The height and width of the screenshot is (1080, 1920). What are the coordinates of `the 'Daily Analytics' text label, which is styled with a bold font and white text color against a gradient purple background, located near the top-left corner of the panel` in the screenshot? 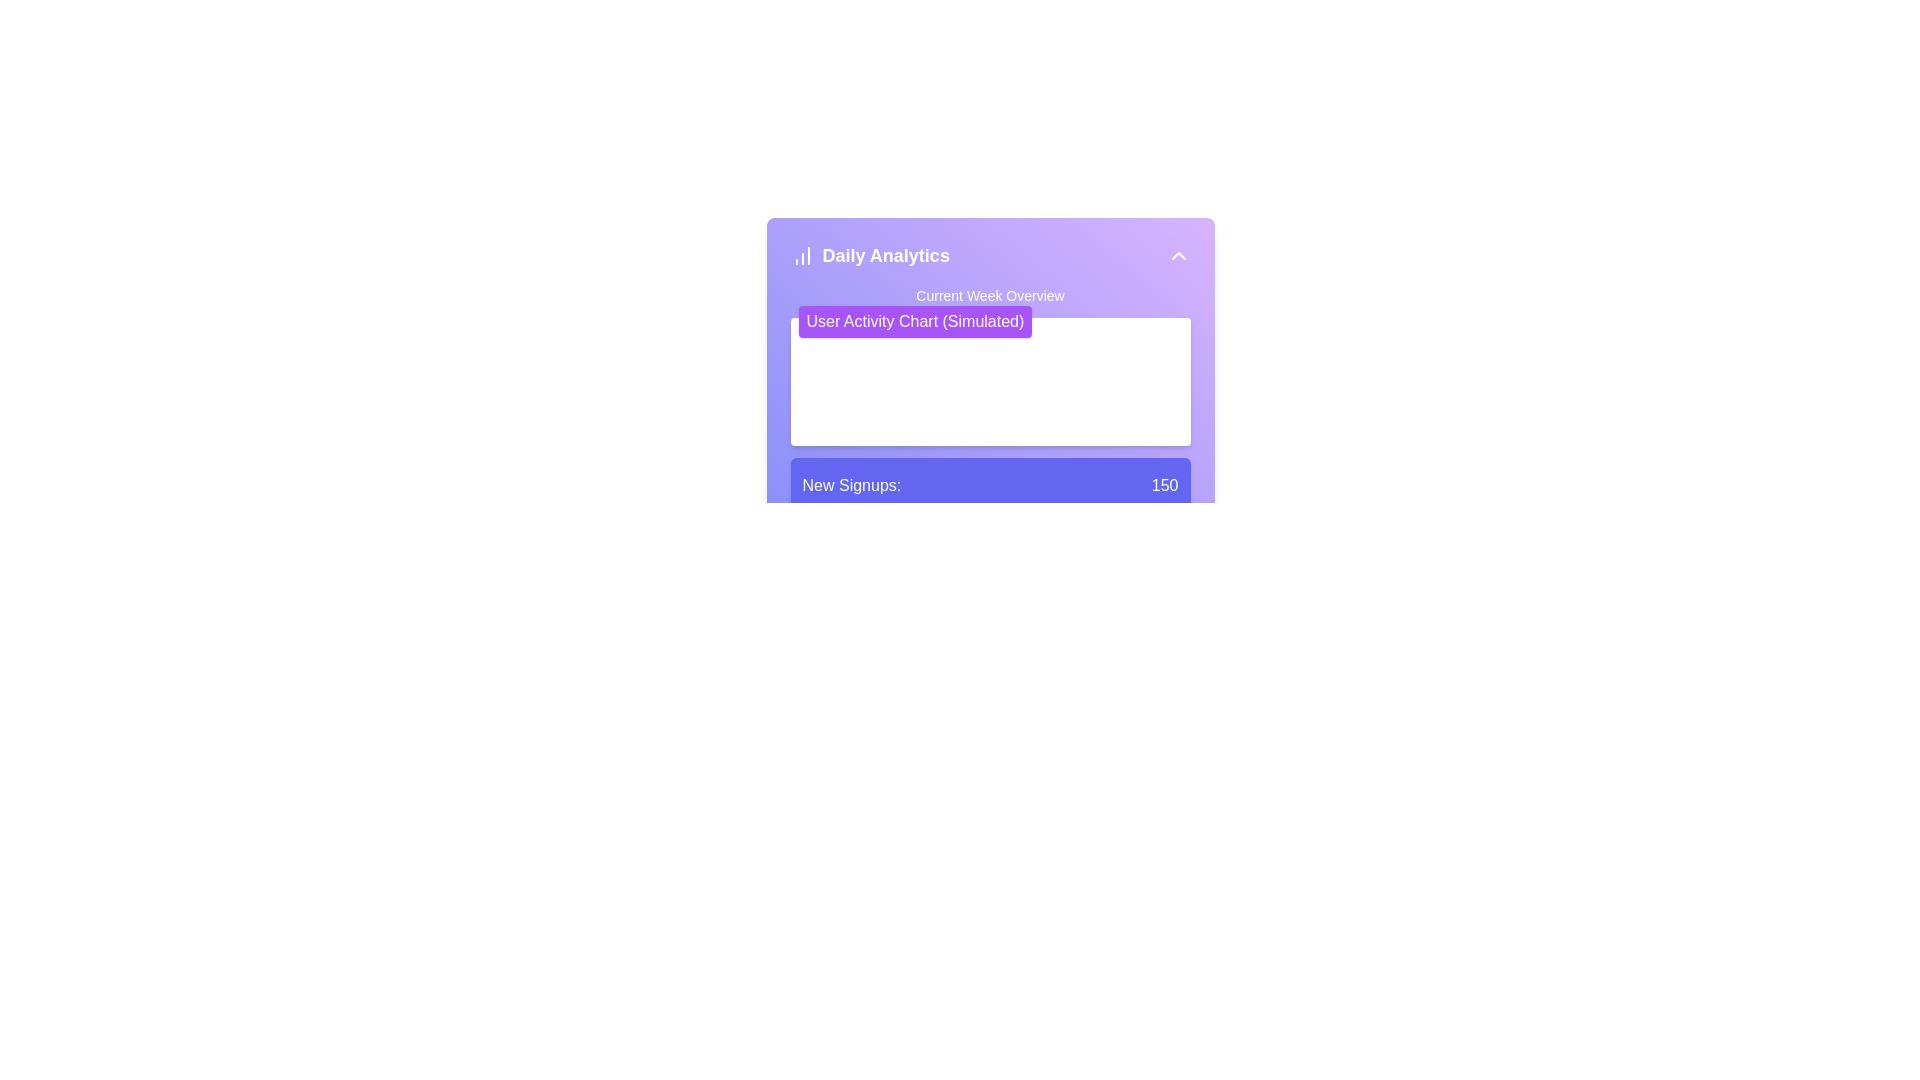 It's located at (885, 254).